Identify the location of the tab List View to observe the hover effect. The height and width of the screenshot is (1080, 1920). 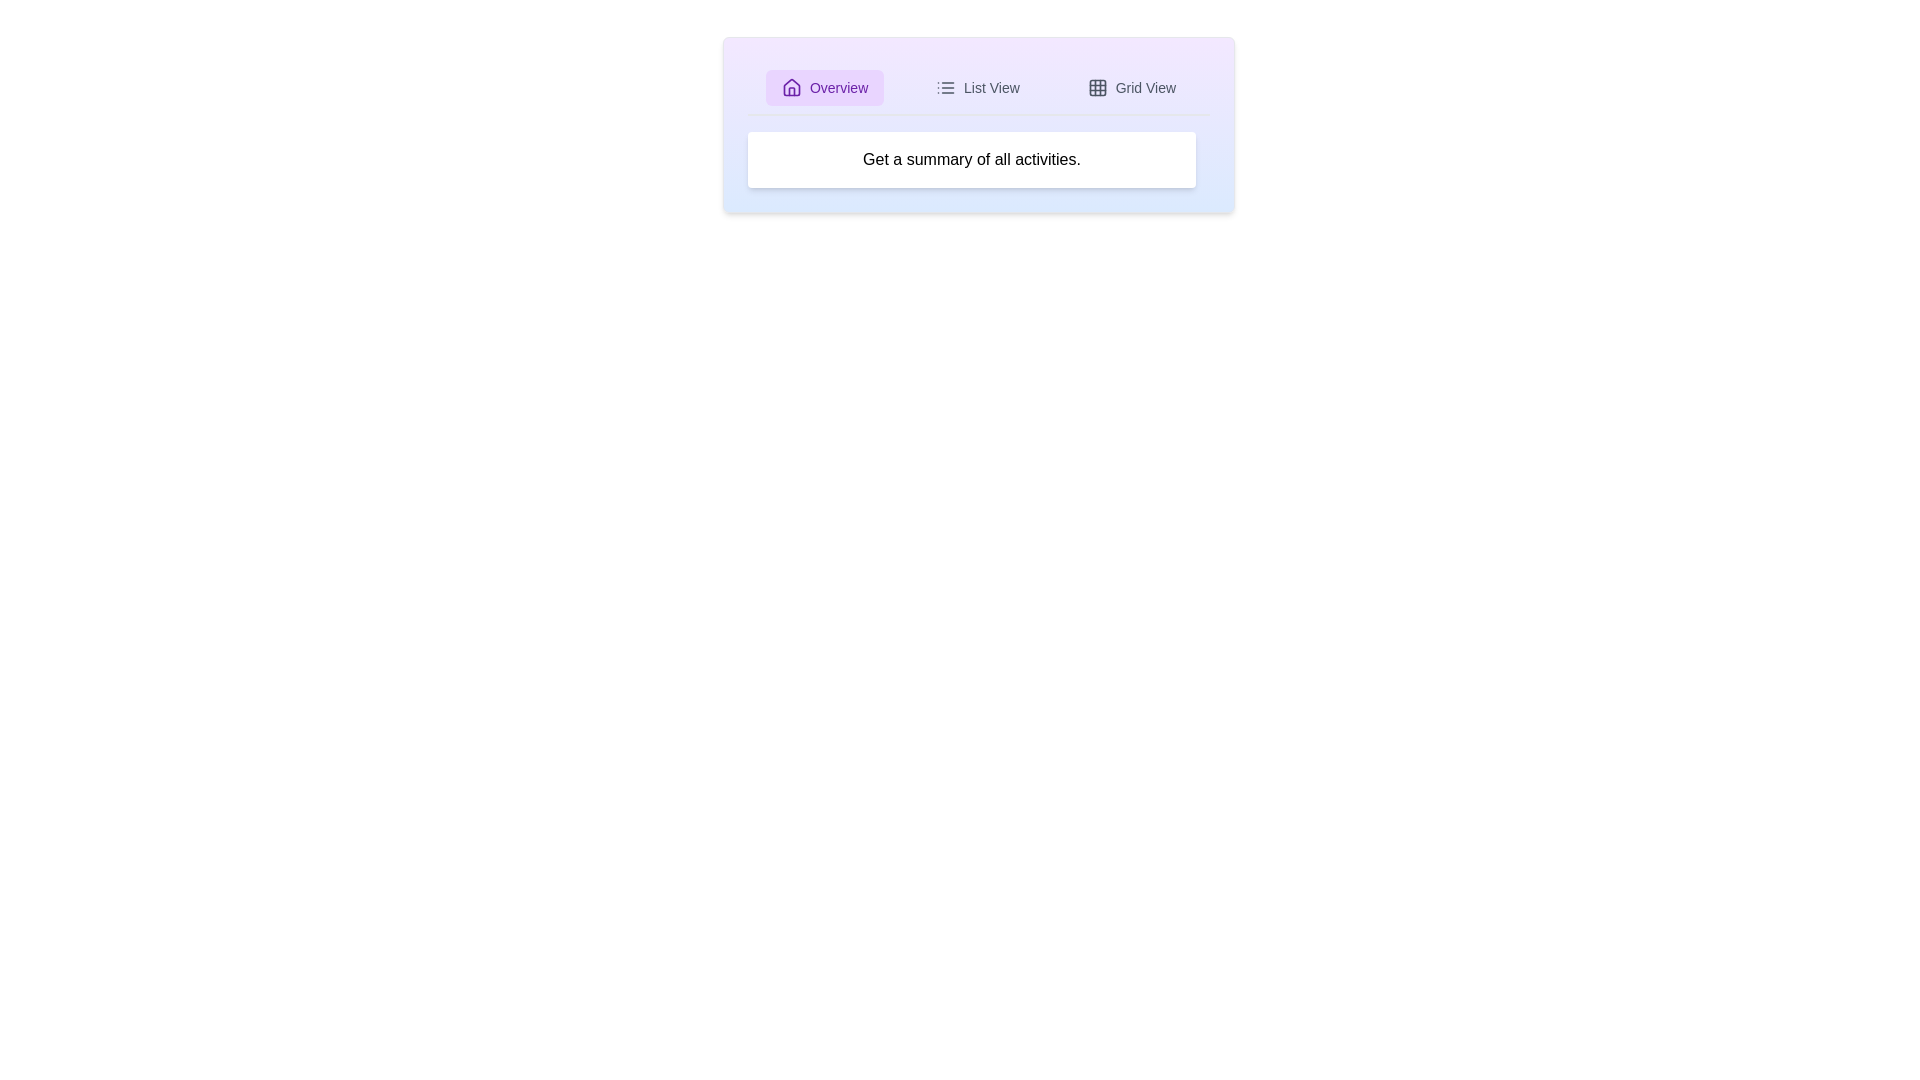
(978, 87).